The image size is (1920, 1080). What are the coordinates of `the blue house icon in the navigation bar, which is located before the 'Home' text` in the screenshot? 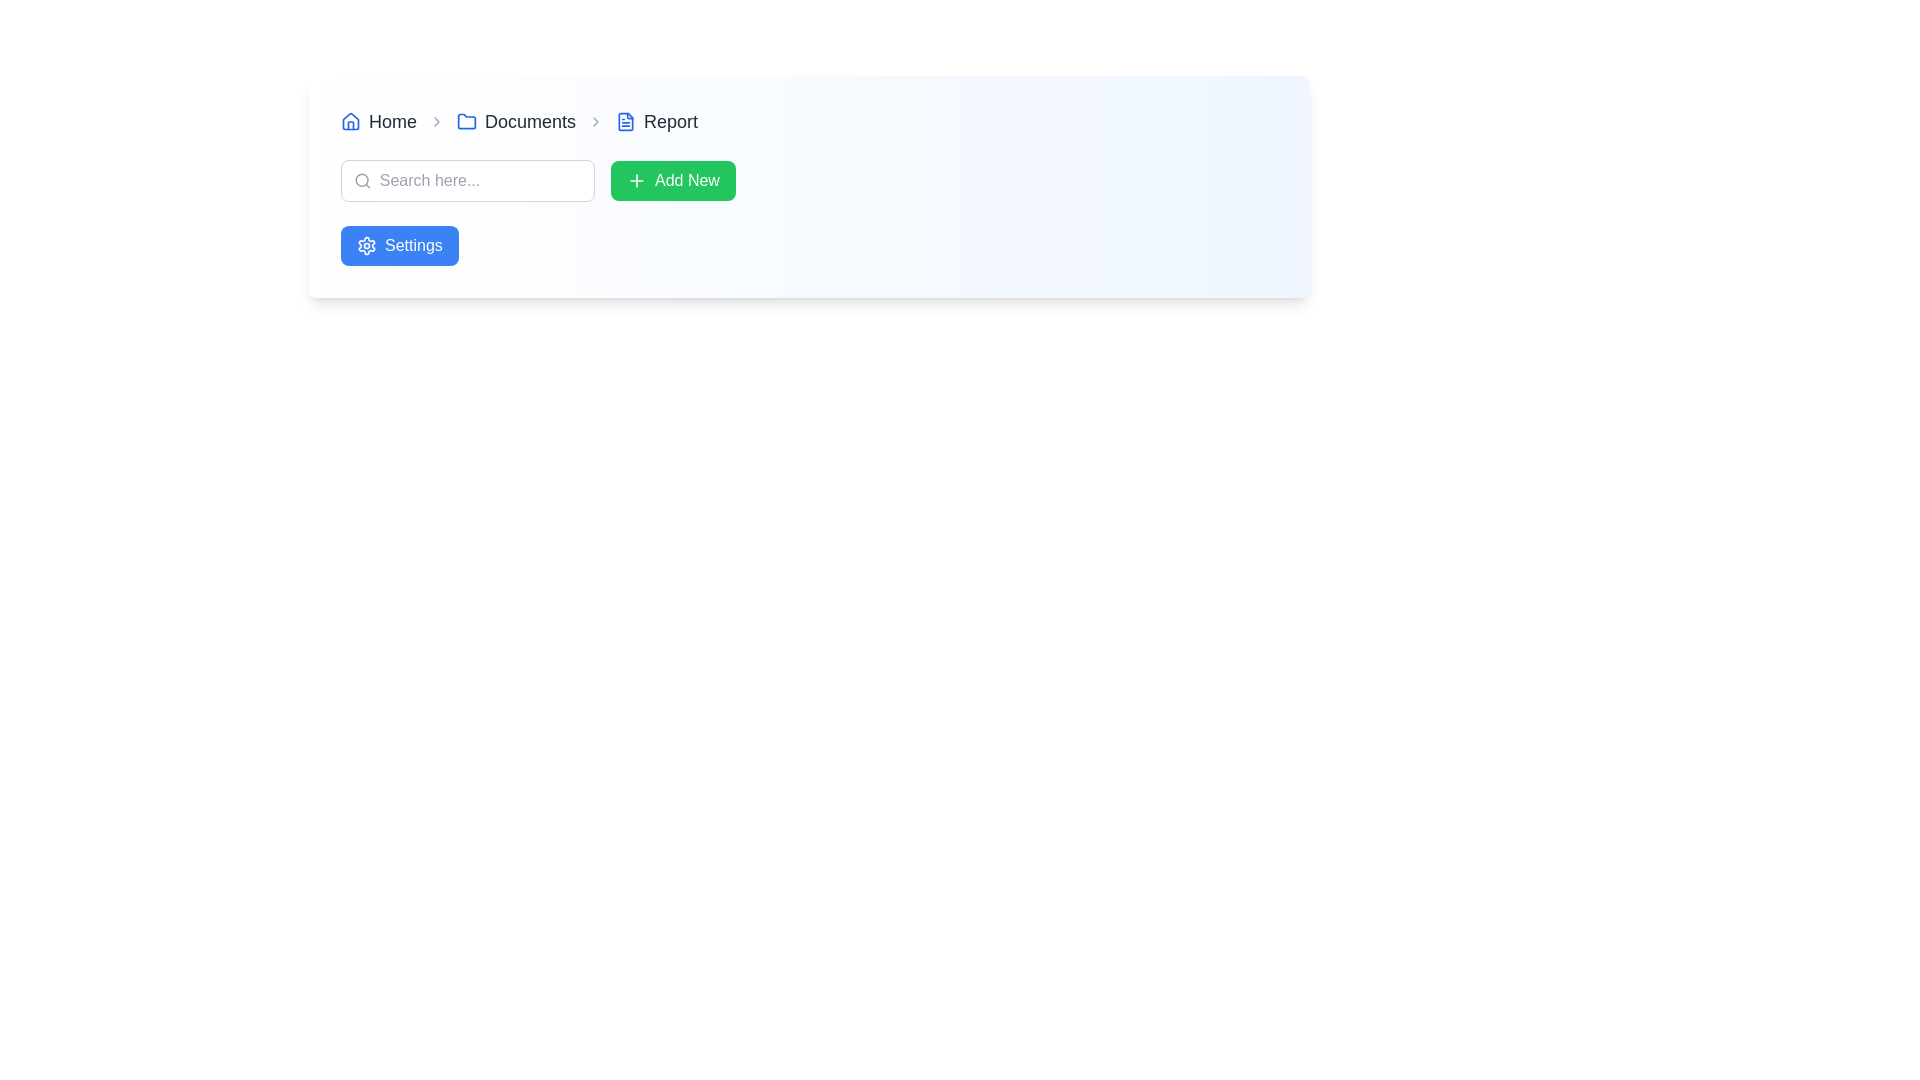 It's located at (350, 122).